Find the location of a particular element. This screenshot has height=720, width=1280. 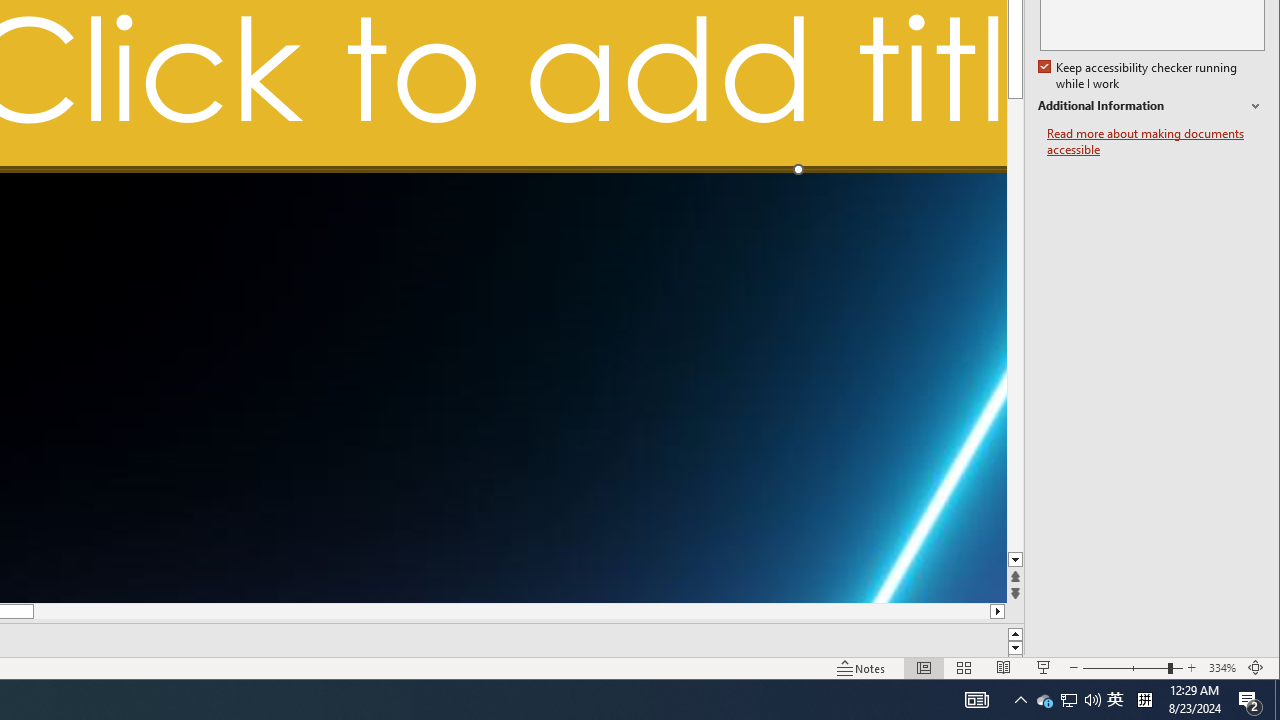

'Read more about making documents accessible' is located at coordinates (1155, 141).